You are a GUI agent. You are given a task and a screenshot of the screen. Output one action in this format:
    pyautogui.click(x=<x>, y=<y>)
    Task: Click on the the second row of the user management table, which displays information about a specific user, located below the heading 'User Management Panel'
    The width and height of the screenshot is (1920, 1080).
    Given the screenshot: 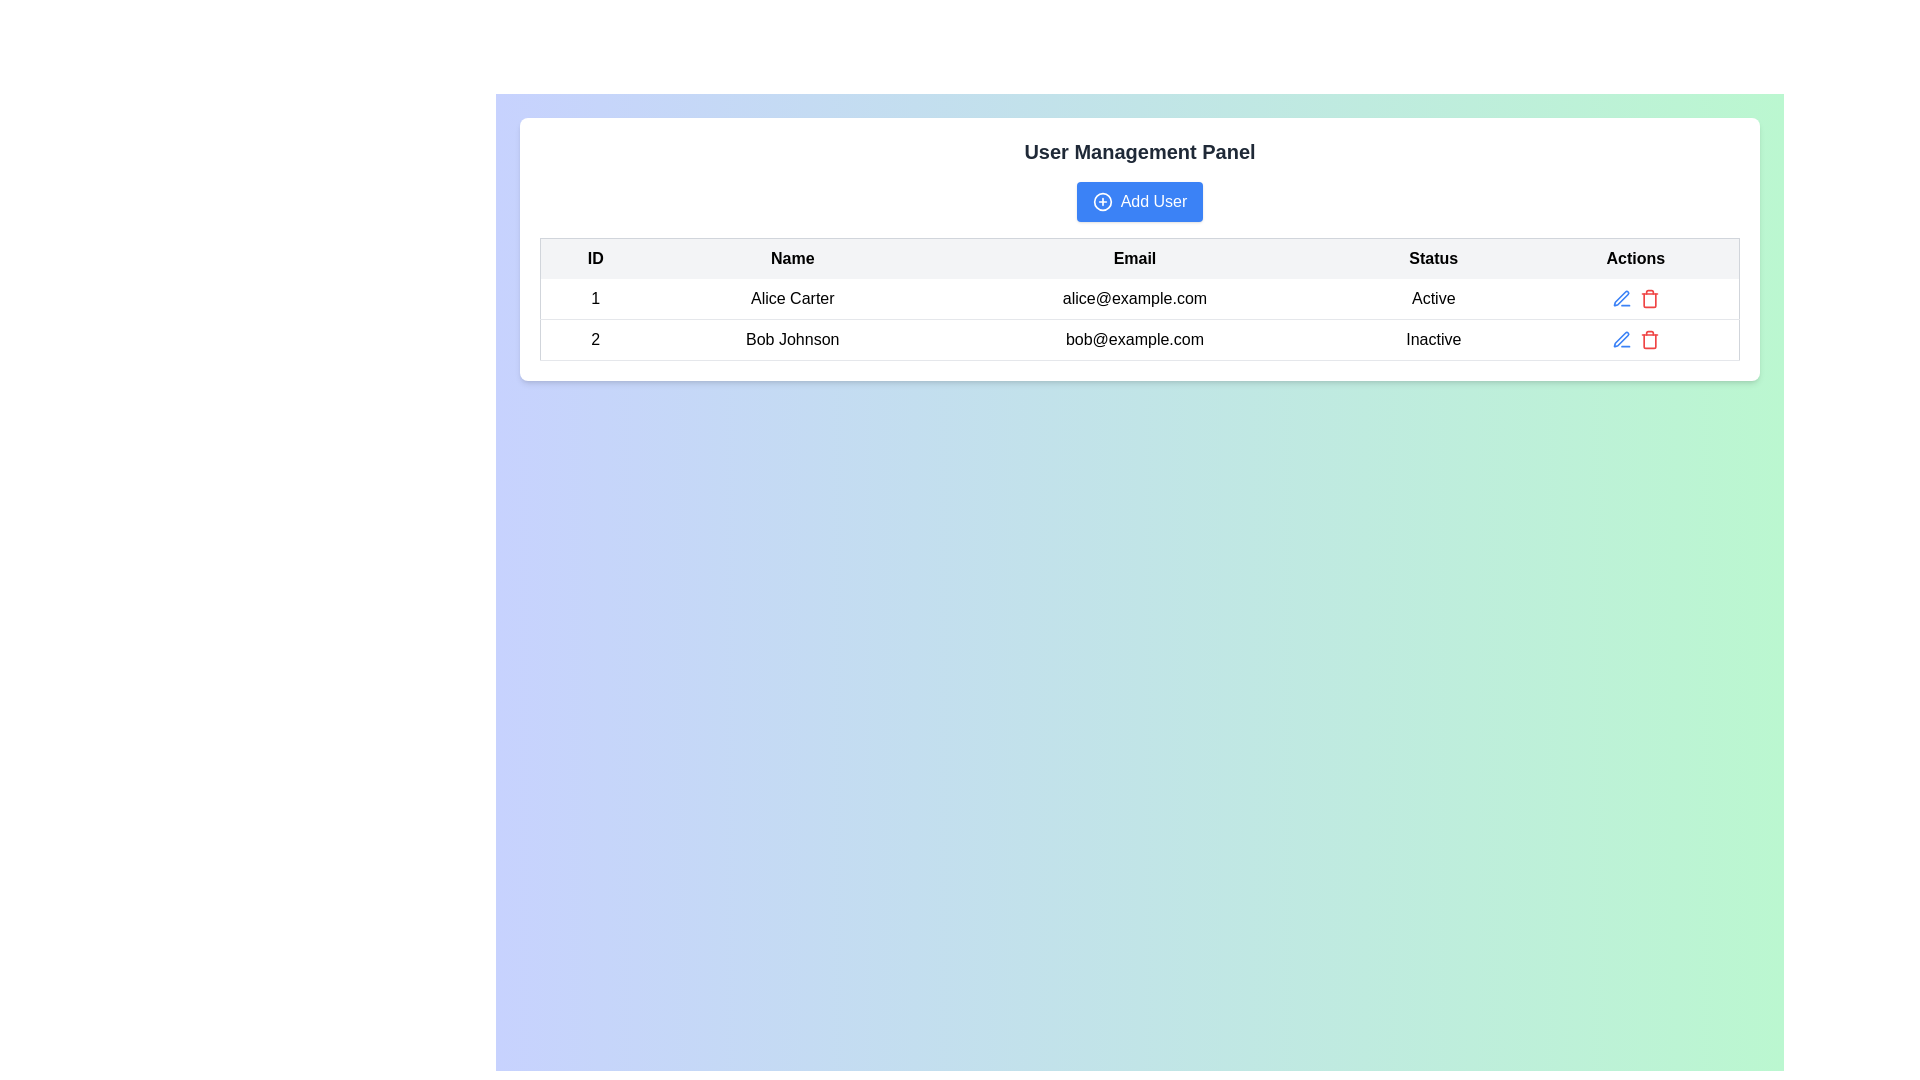 What is the action you would take?
    pyautogui.click(x=1140, y=338)
    